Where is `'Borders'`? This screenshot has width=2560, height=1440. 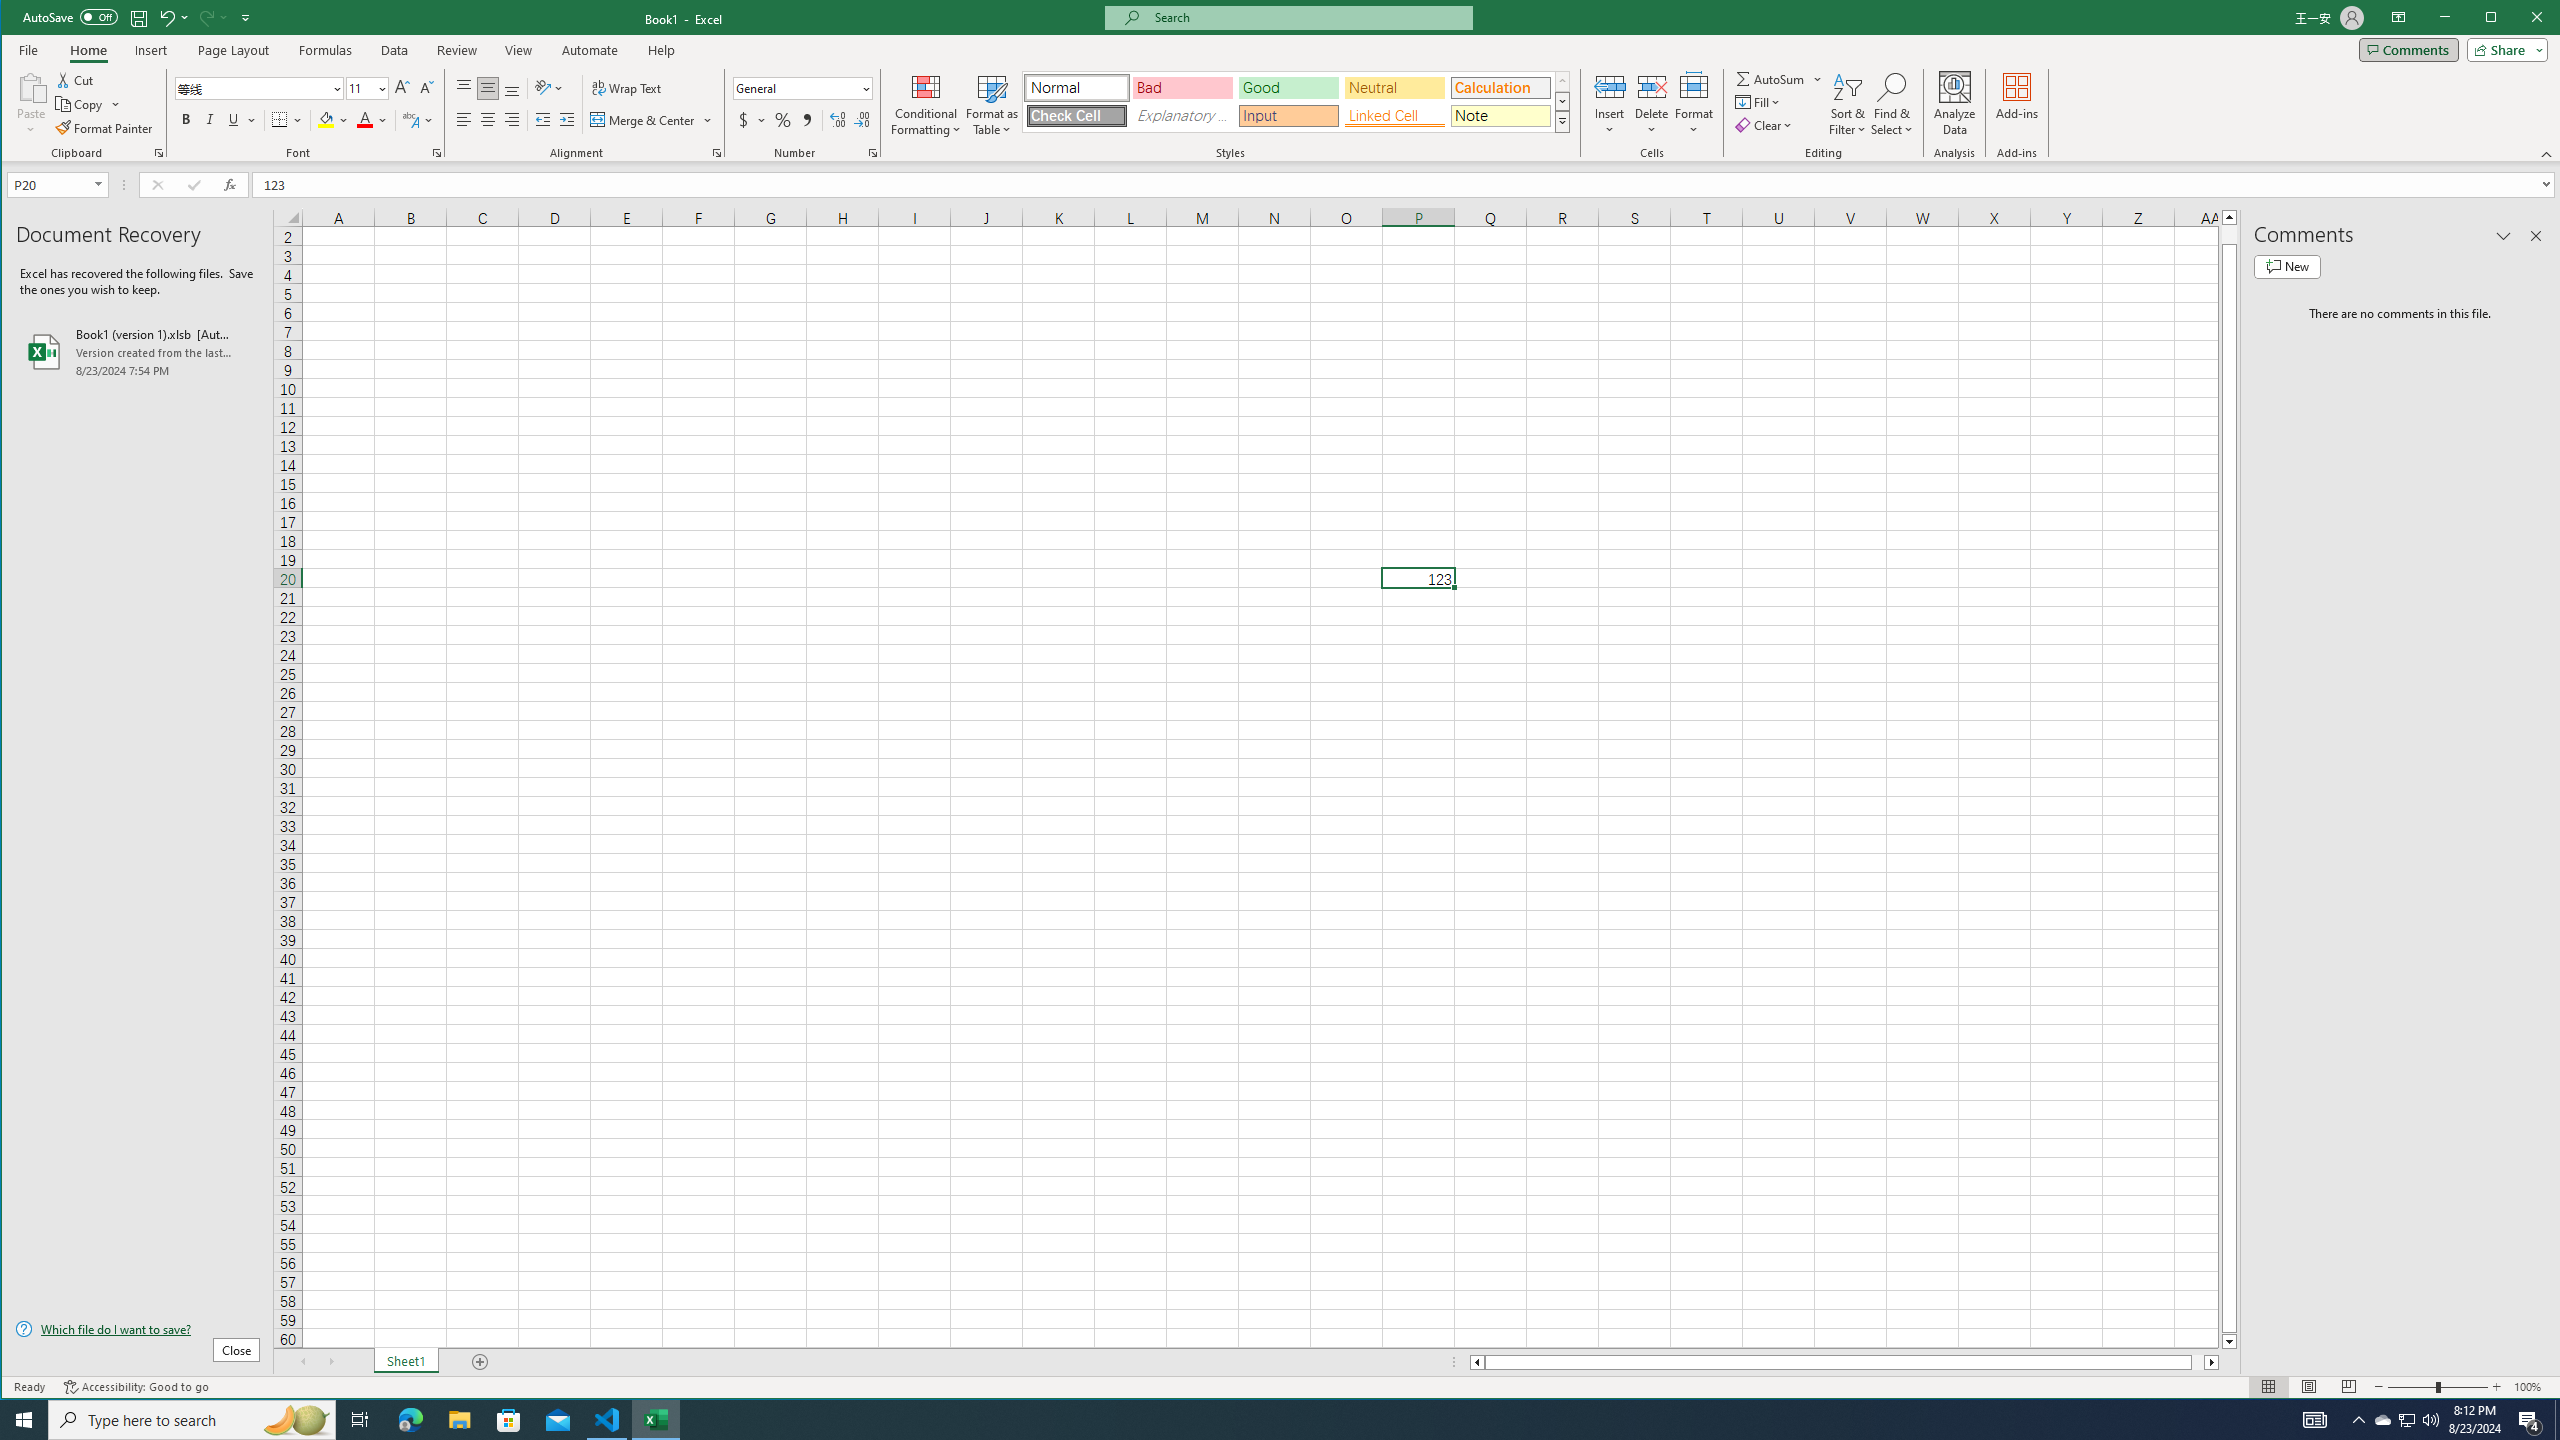 'Borders' is located at coordinates (288, 119).